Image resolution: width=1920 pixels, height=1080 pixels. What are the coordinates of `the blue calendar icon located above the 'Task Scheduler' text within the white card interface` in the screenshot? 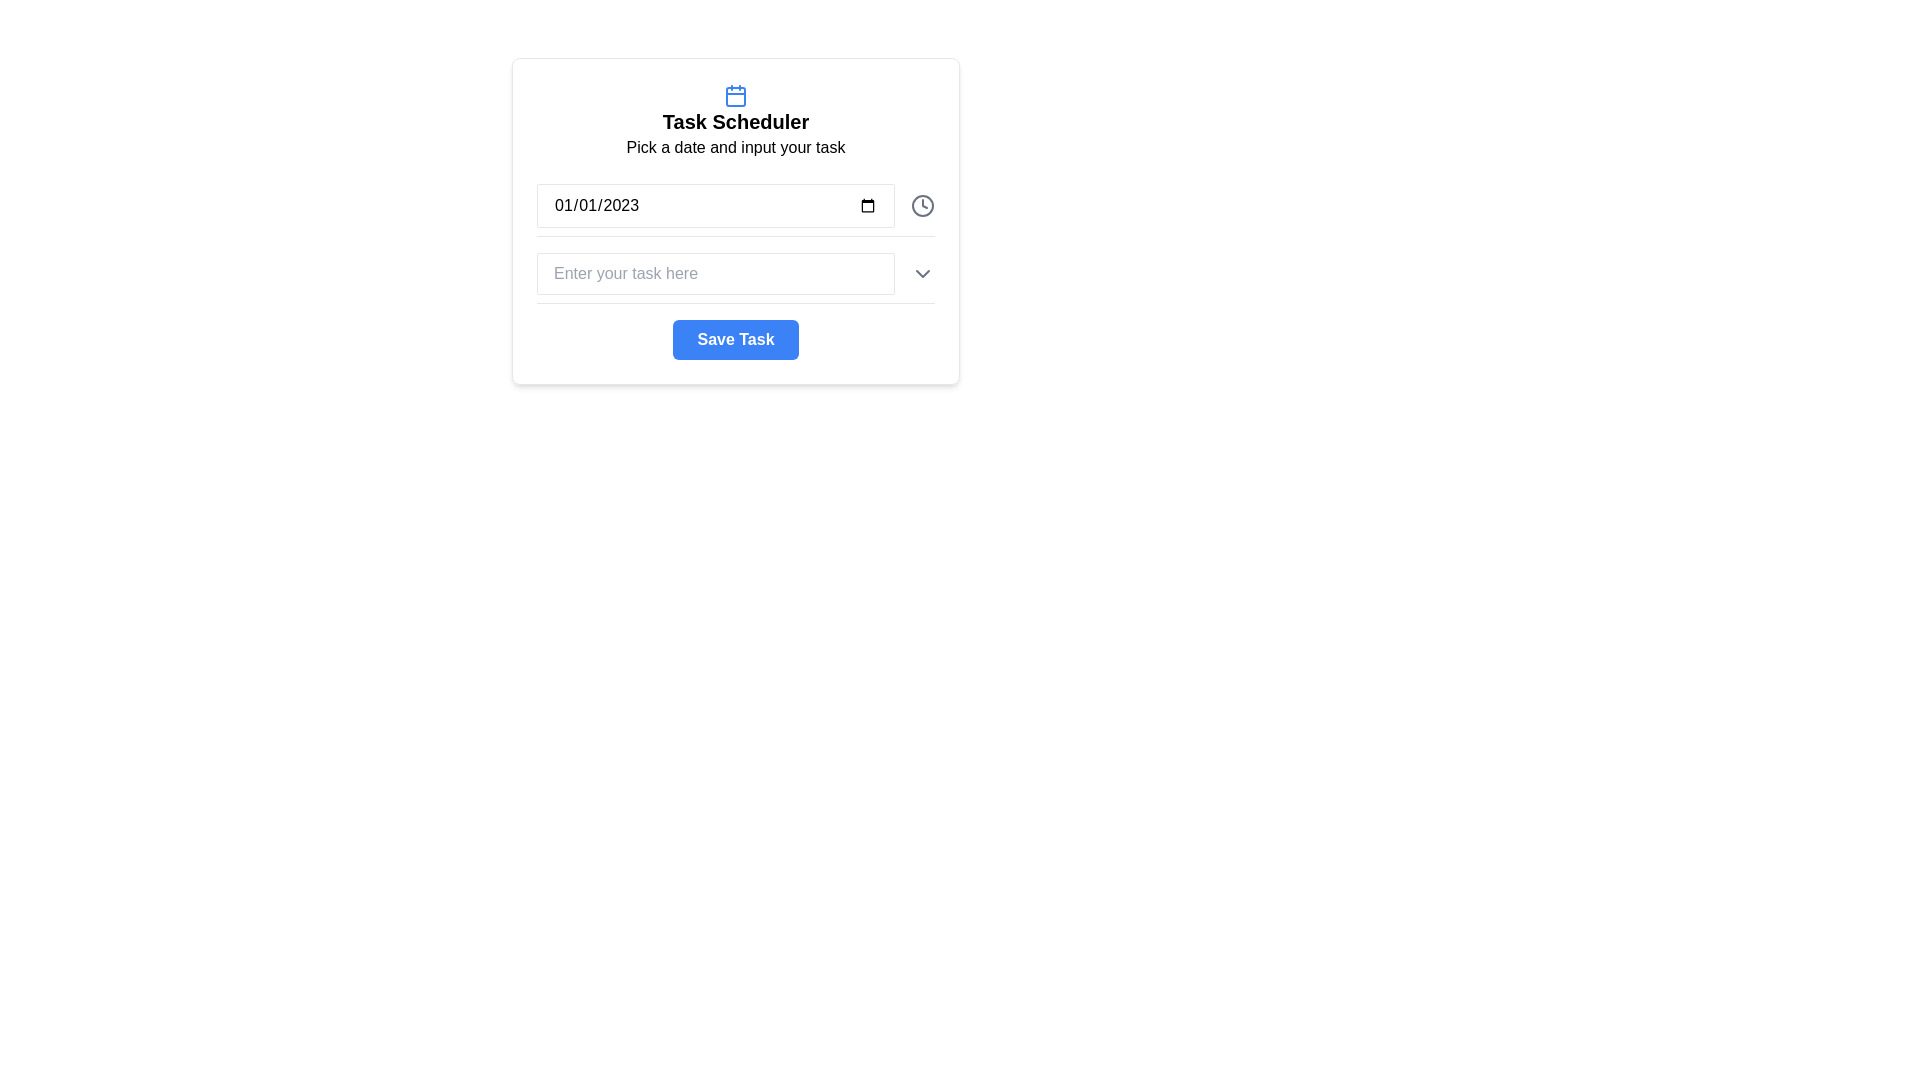 It's located at (734, 95).